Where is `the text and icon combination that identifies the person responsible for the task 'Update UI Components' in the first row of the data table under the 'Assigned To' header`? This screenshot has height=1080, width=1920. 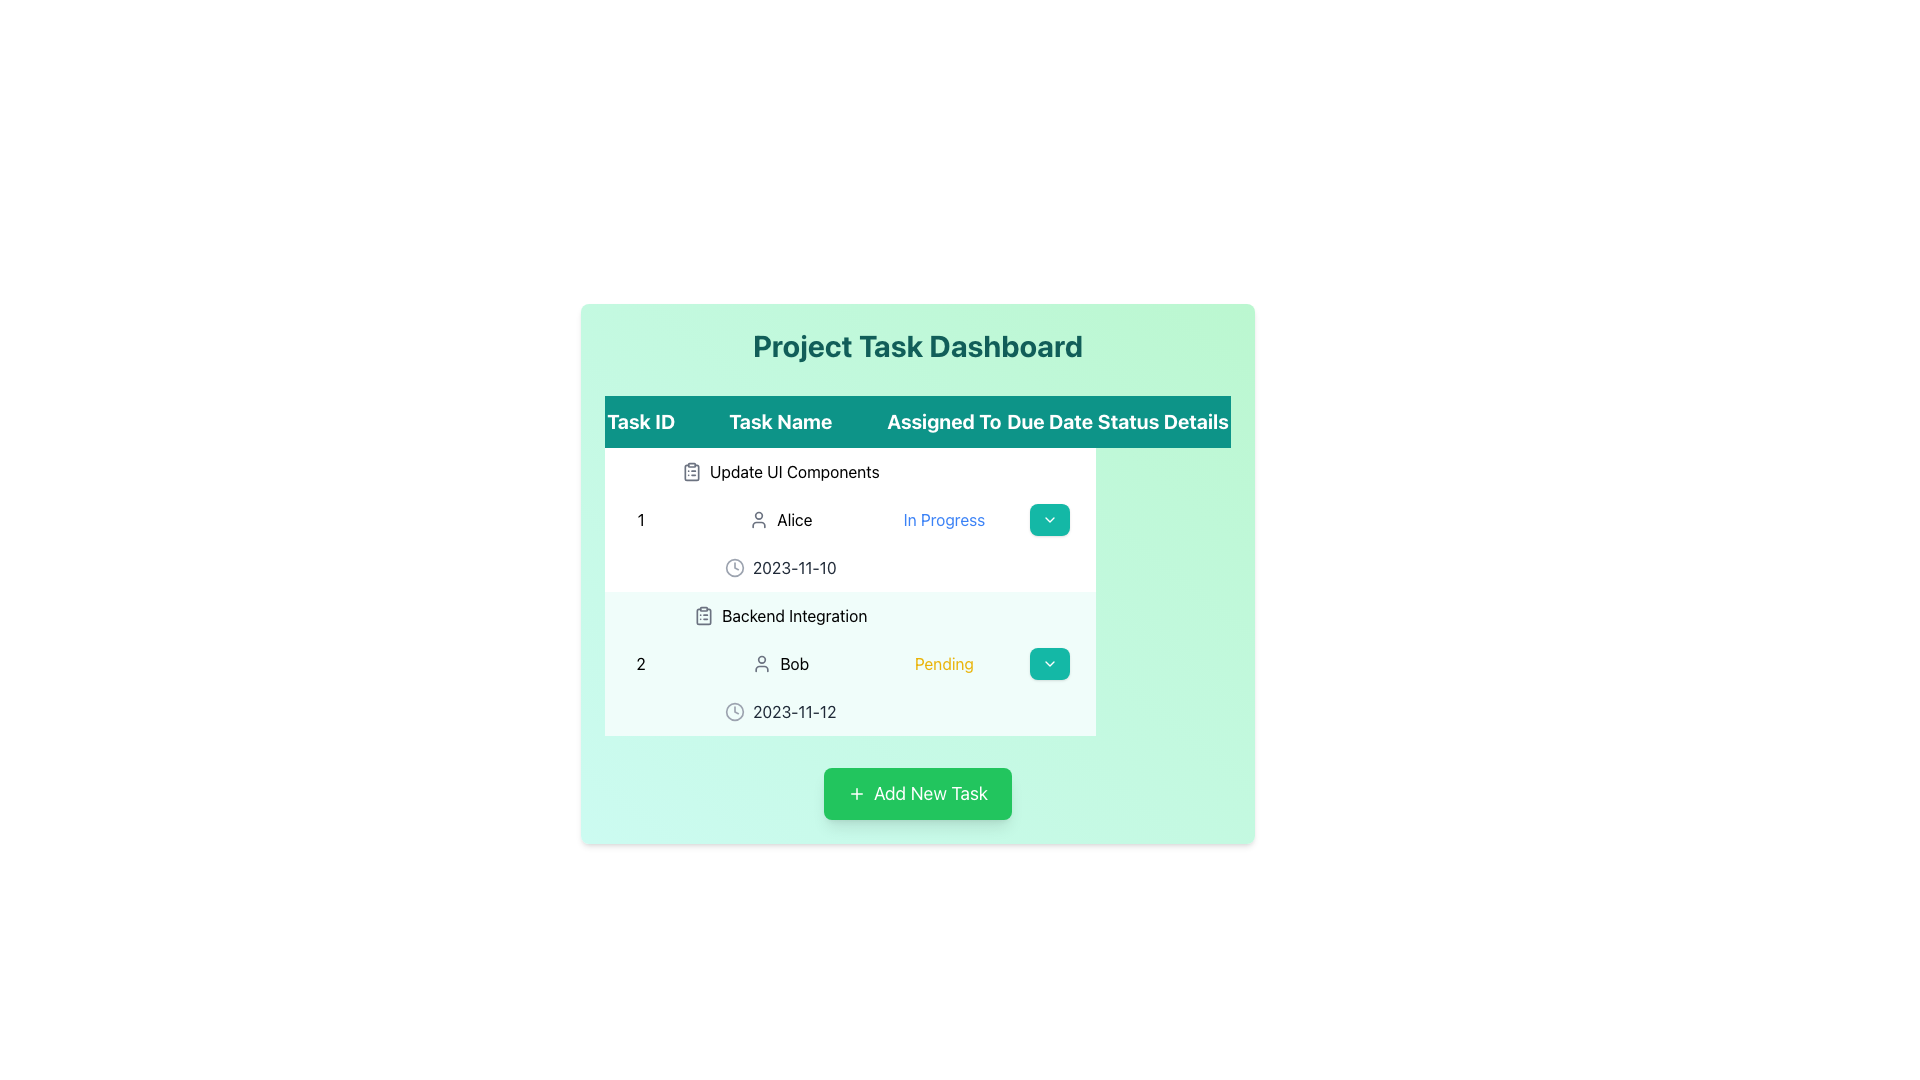
the text and icon combination that identifies the person responsible for the task 'Update UI Components' in the first row of the data table under the 'Assigned To' header is located at coordinates (779, 519).